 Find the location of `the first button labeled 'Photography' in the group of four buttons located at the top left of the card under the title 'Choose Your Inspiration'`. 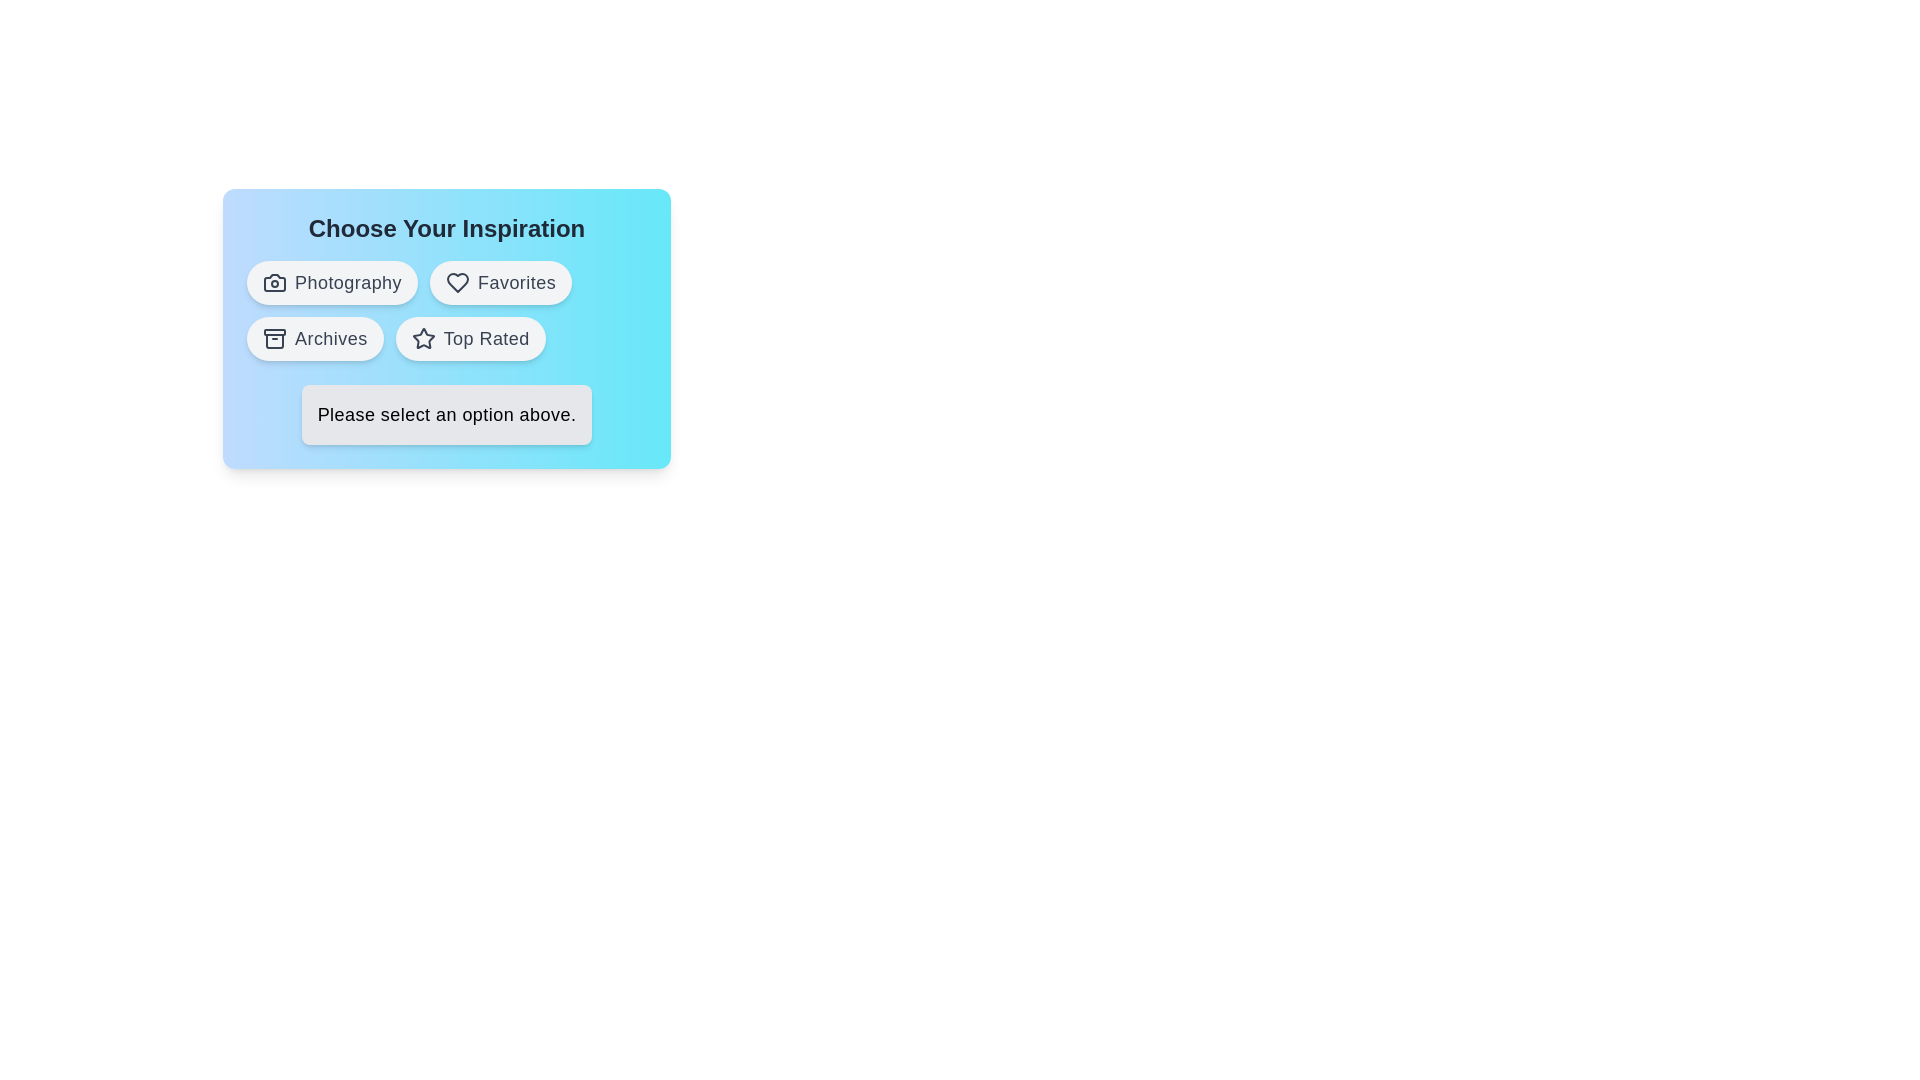

the first button labeled 'Photography' in the group of four buttons located at the top left of the card under the title 'Choose Your Inspiration' is located at coordinates (348, 282).